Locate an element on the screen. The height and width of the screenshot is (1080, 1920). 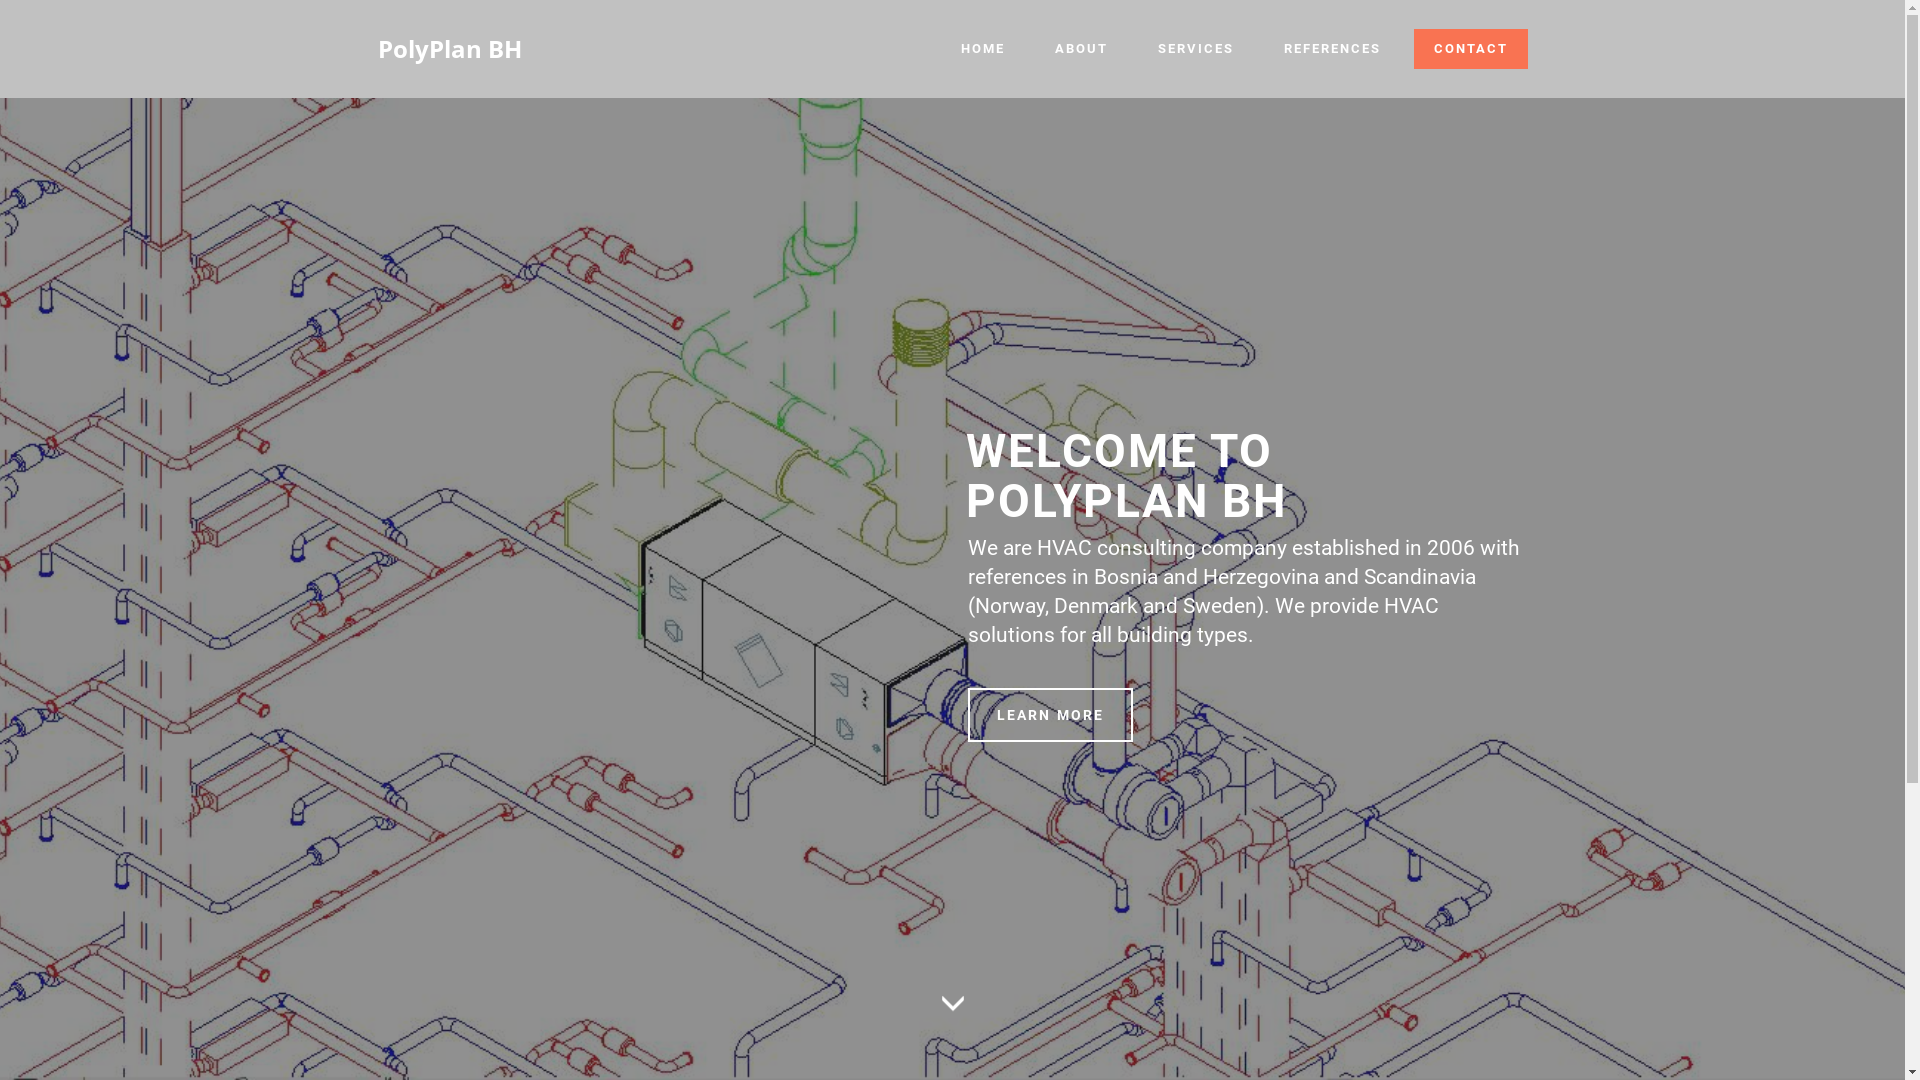
'REFERENCES' is located at coordinates (1332, 48).